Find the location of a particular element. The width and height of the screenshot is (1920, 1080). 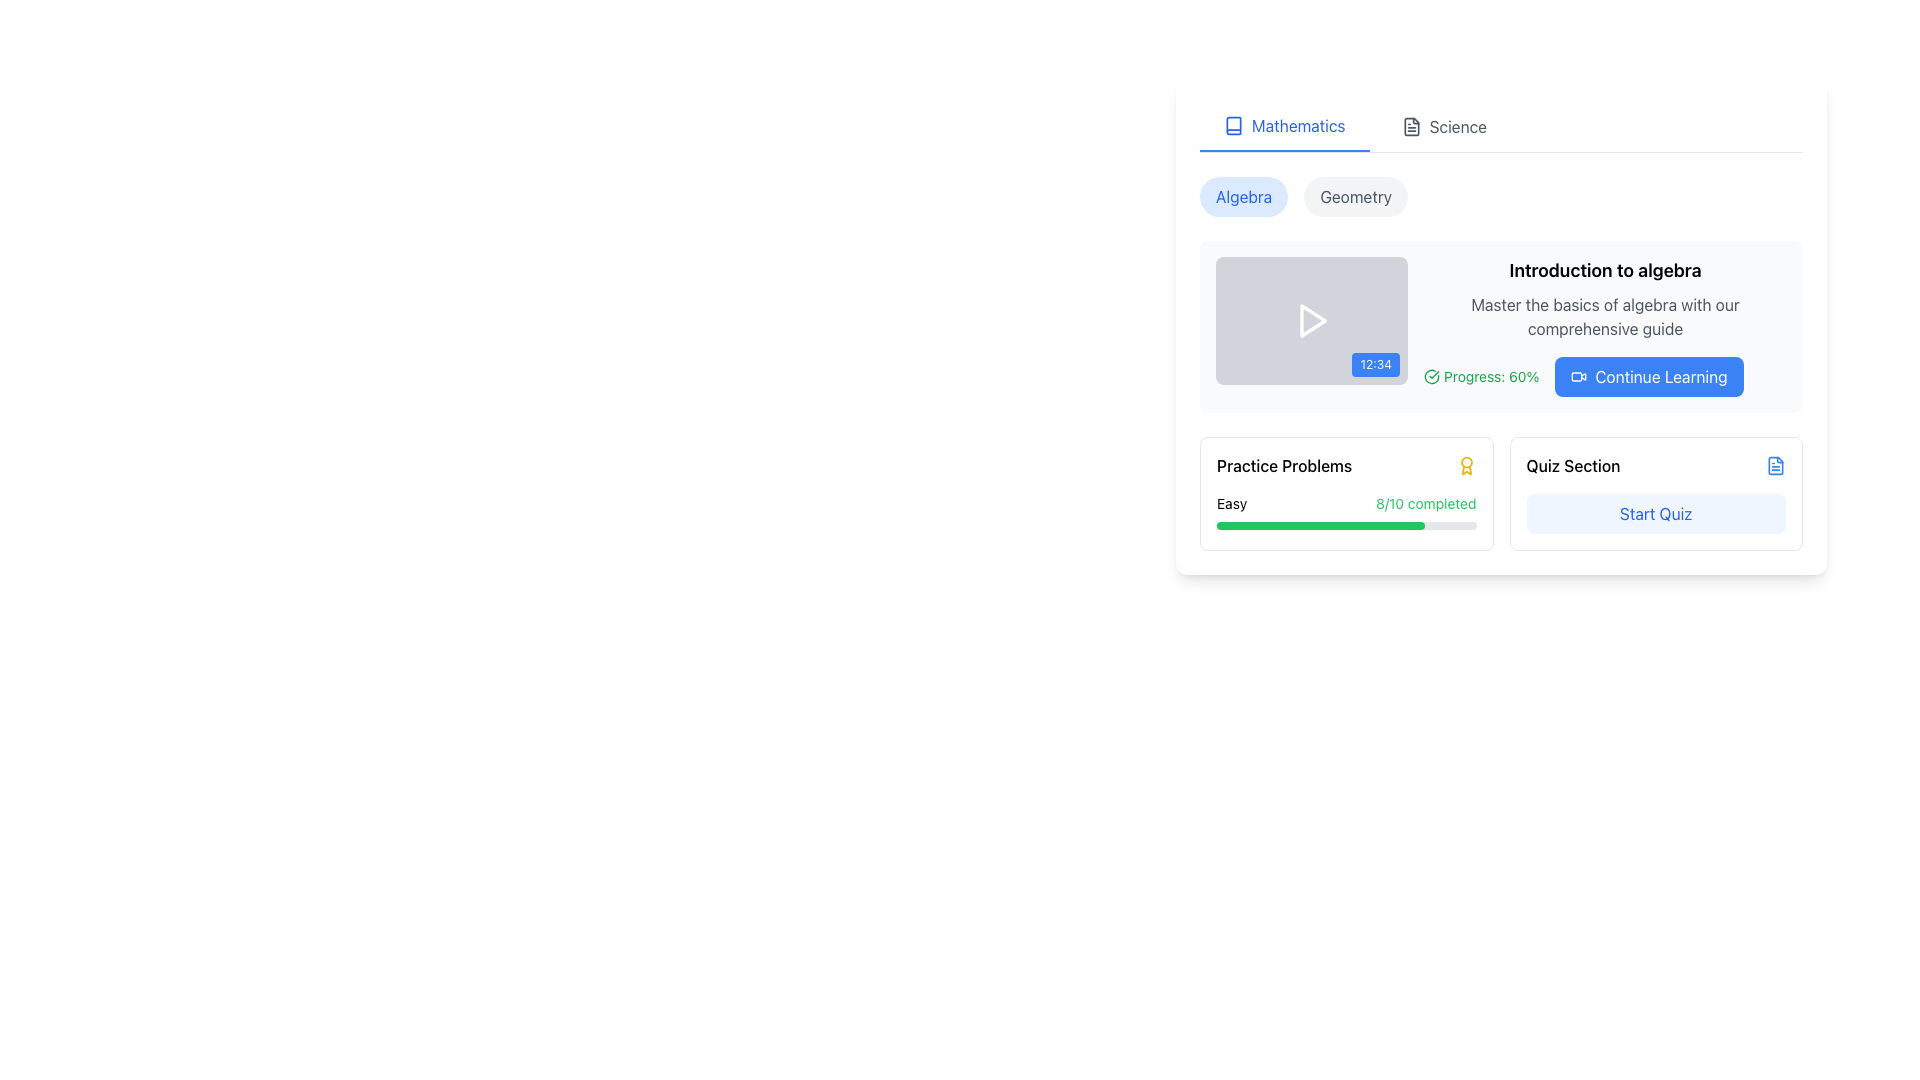

the 'Science' text label in the header section is located at coordinates (1458, 127).